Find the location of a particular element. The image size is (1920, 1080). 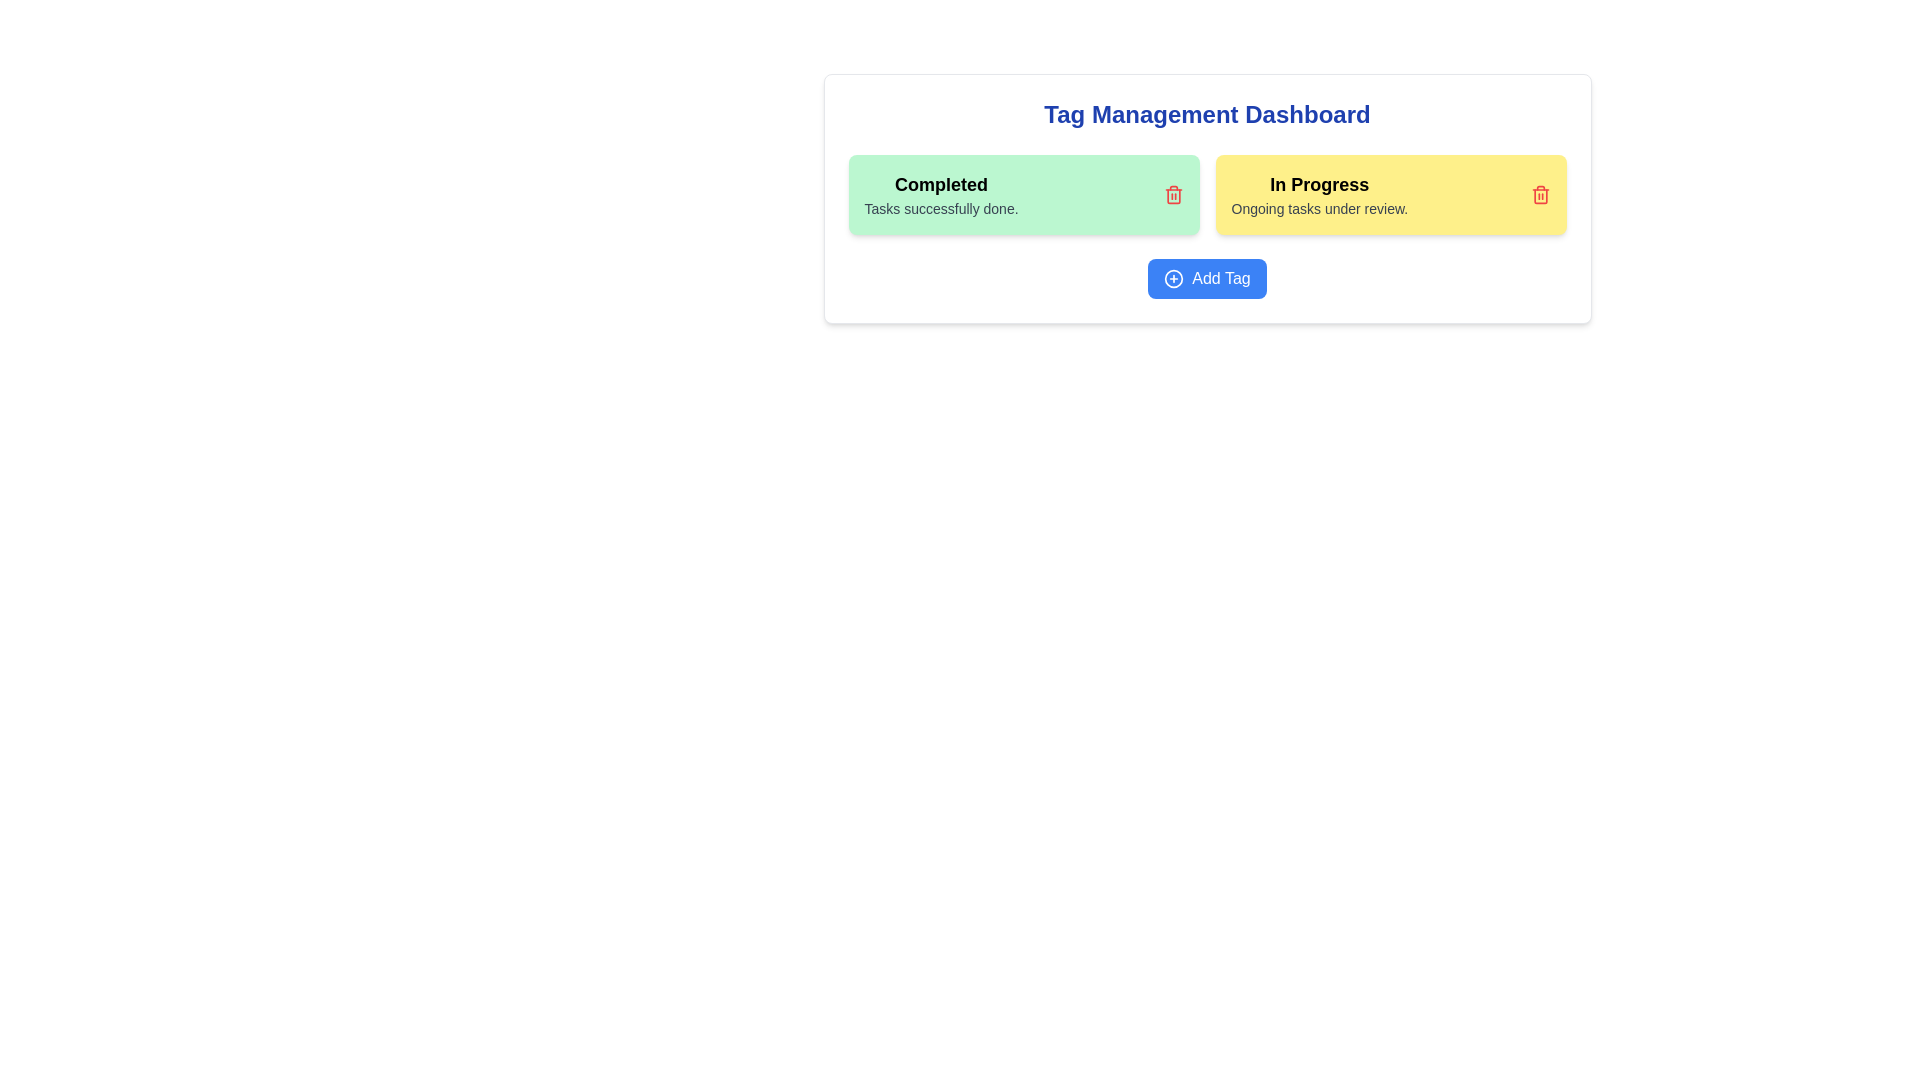

text from the textual label describing the 'In Progress' category in the Tag Management Dashboard, which is centrally aligned inside the yellow section is located at coordinates (1319, 195).